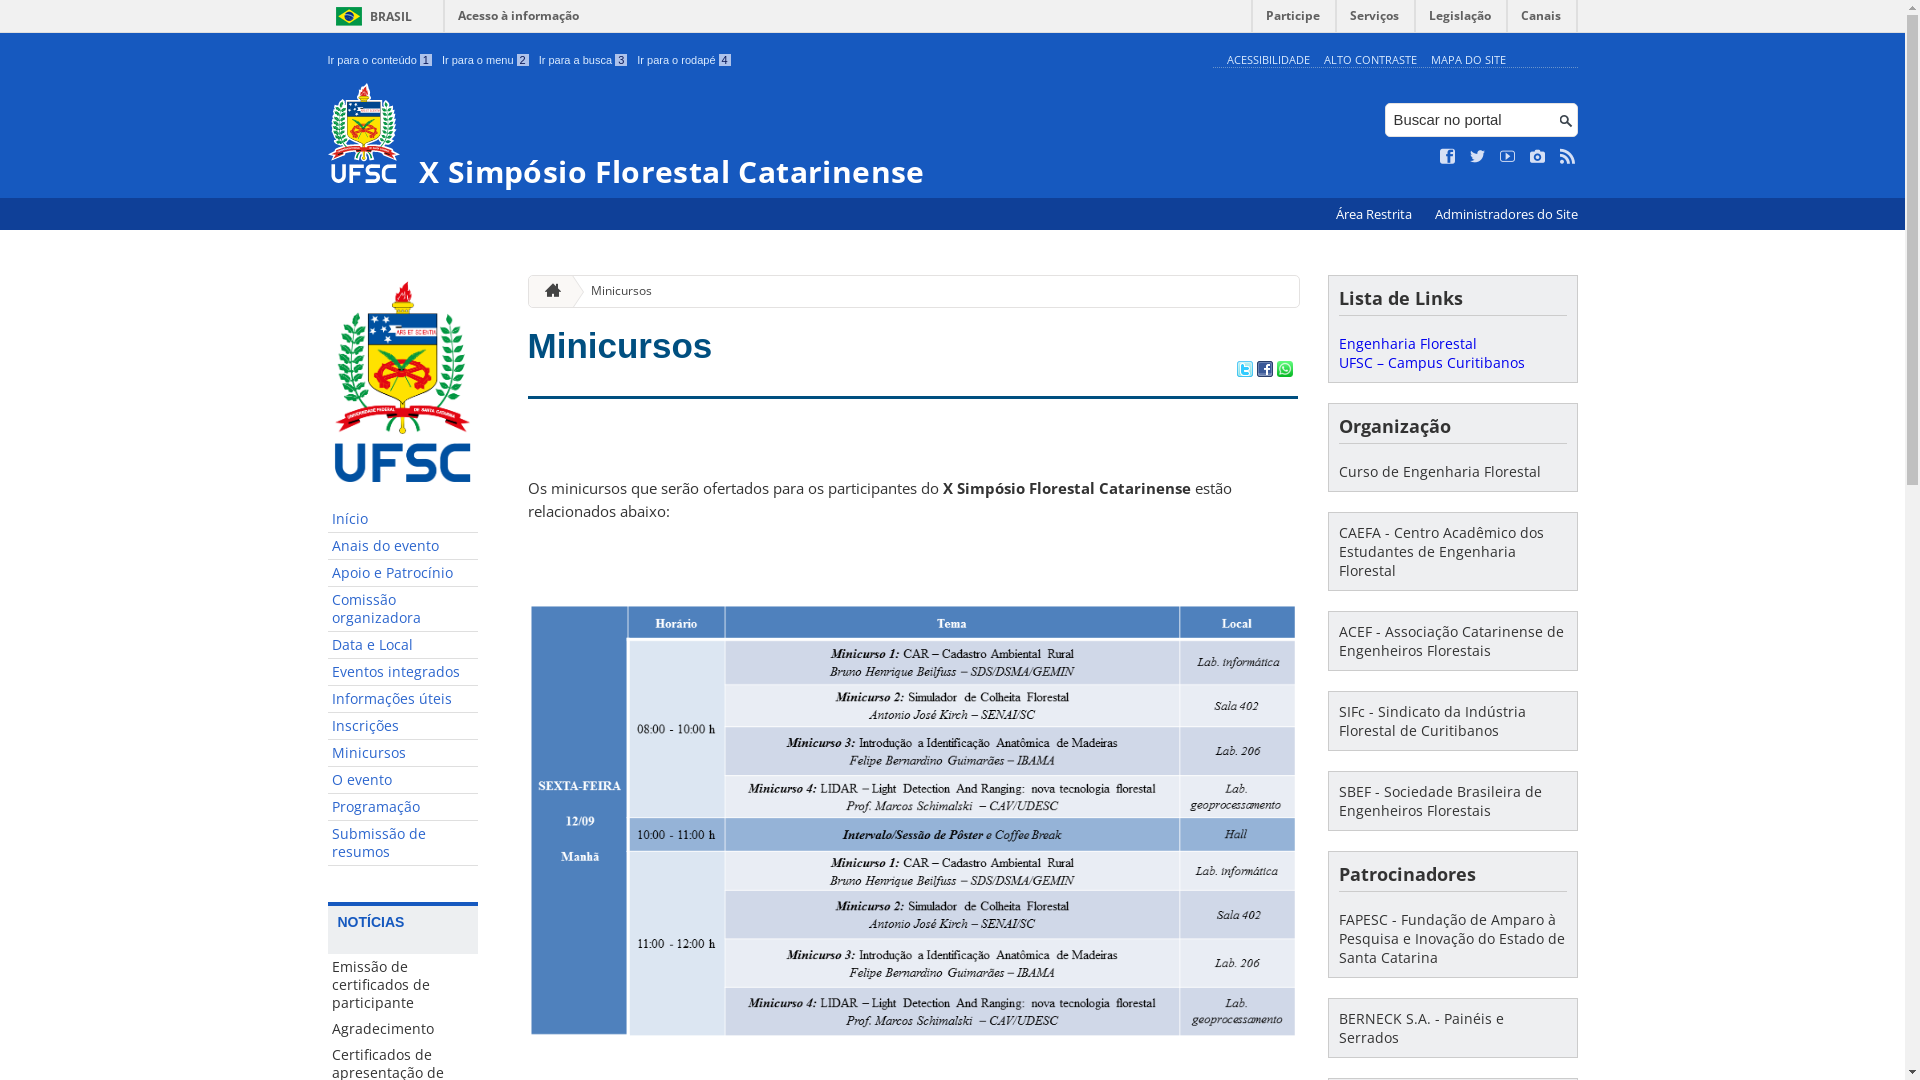 The height and width of the screenshot is (1080, 1920). Describe the element at coordinates (1448, 156) in the screenshot. I see `'Curta no Facebook'` at that location.